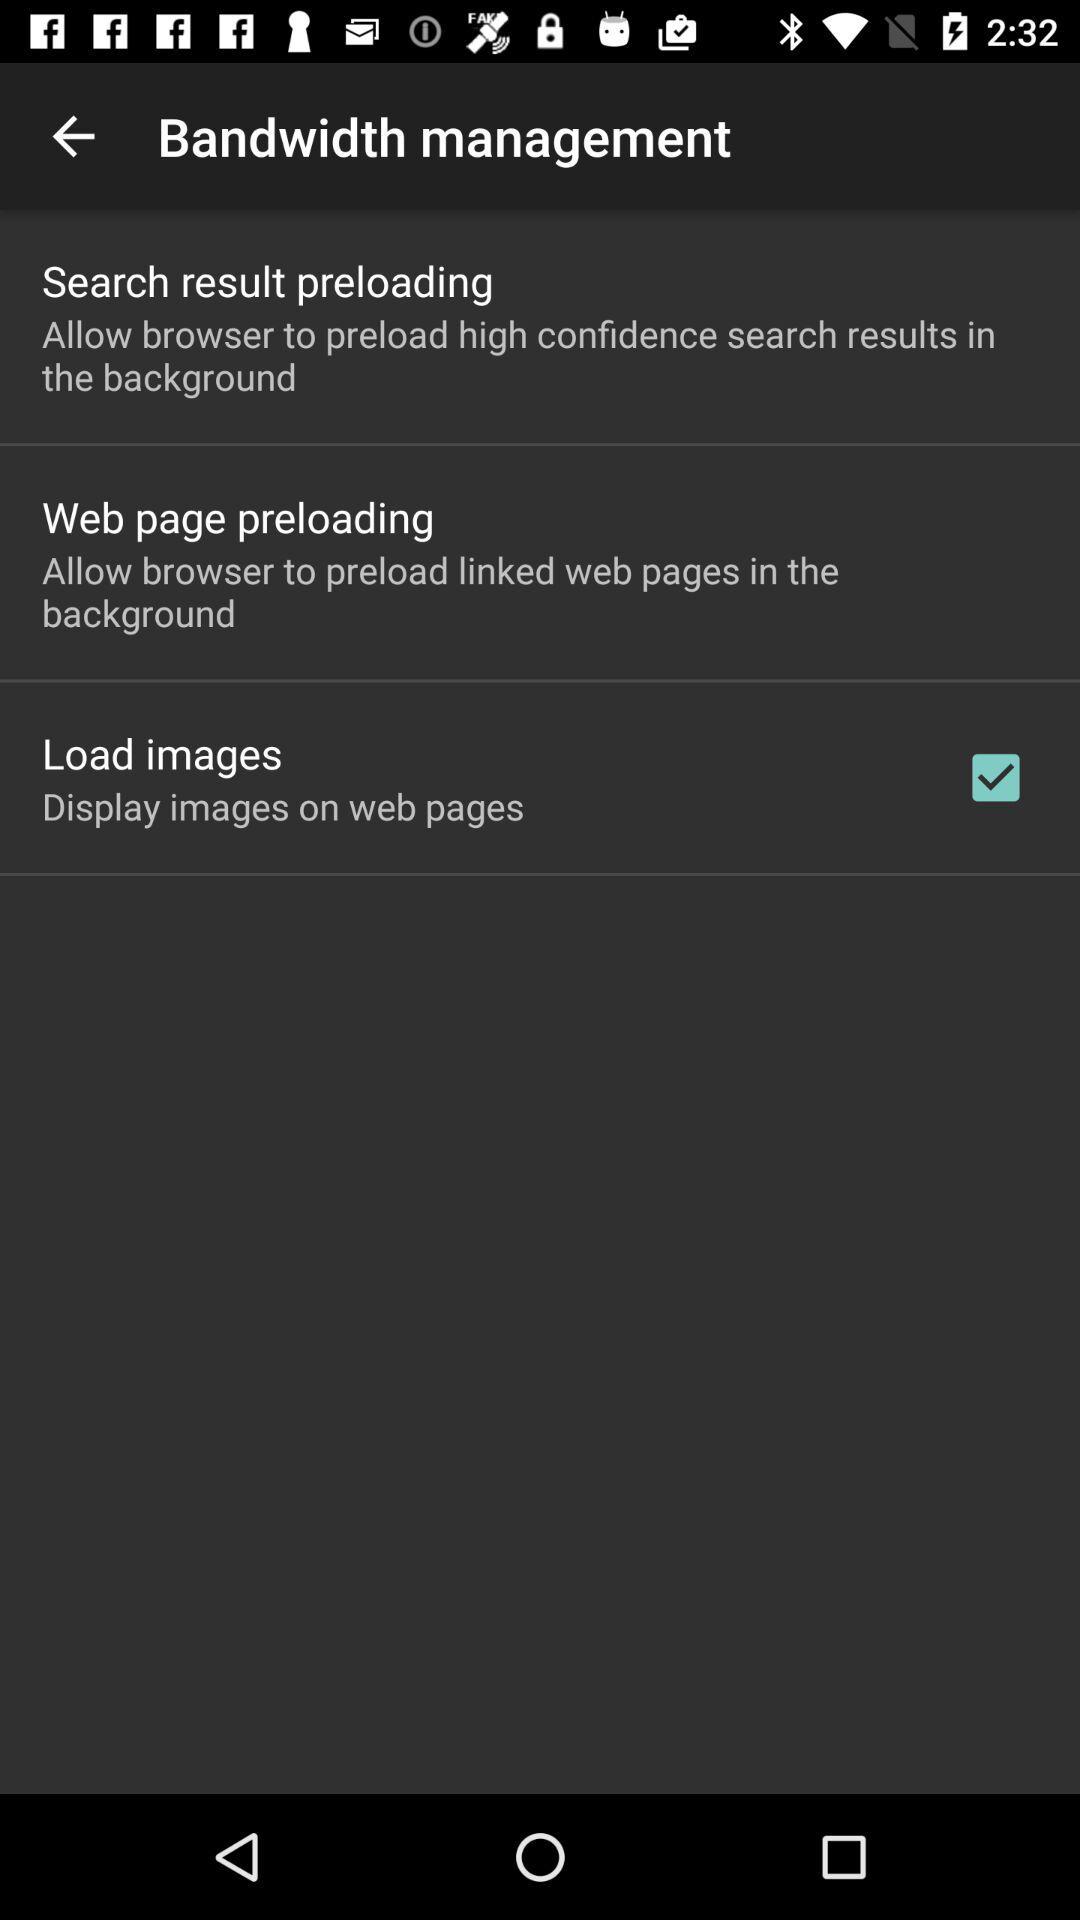 This screenshot has height=1920, width=1080. I want to click on the app below the allow browser to, so click(237, 516).